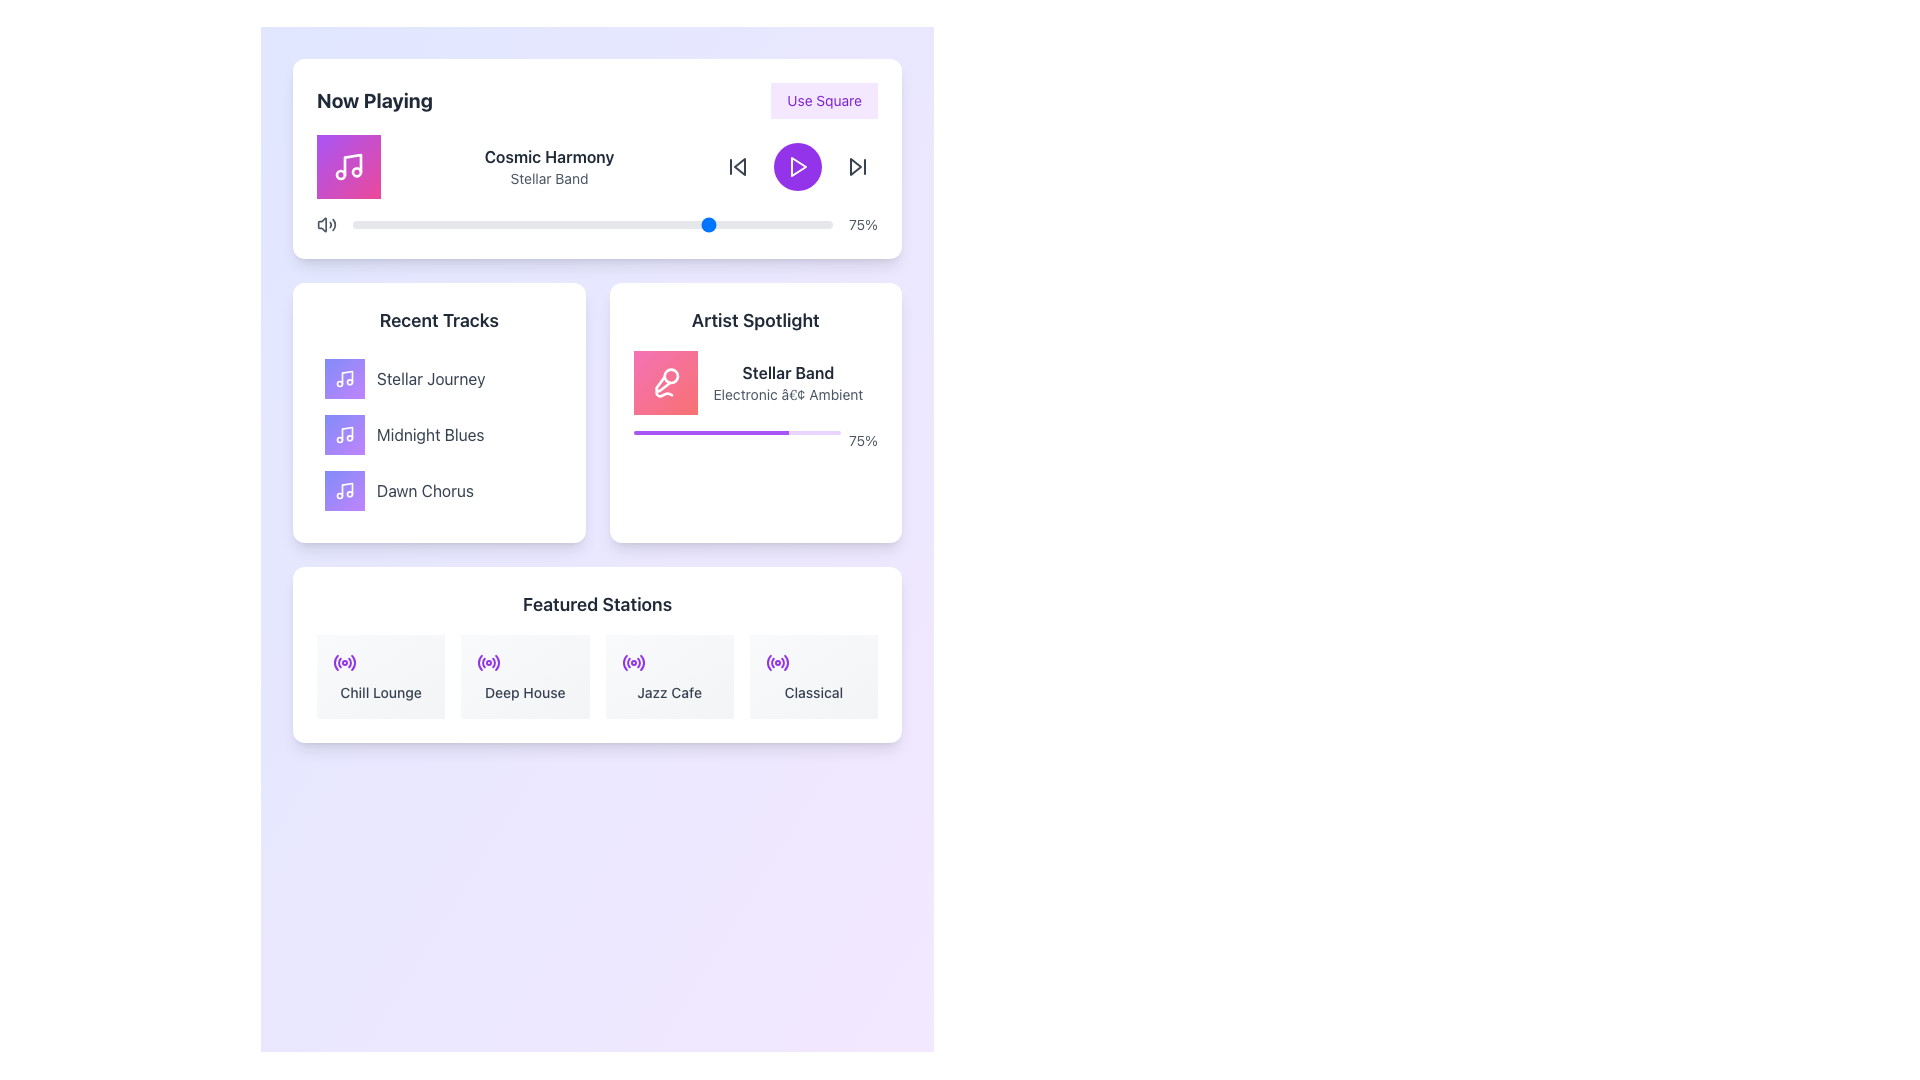  What do you see at coordinates (796, 165) in the screenshot?
I see `the triangular play icon button located in the 'Now Playing' section` at bounding box center [796, 165].